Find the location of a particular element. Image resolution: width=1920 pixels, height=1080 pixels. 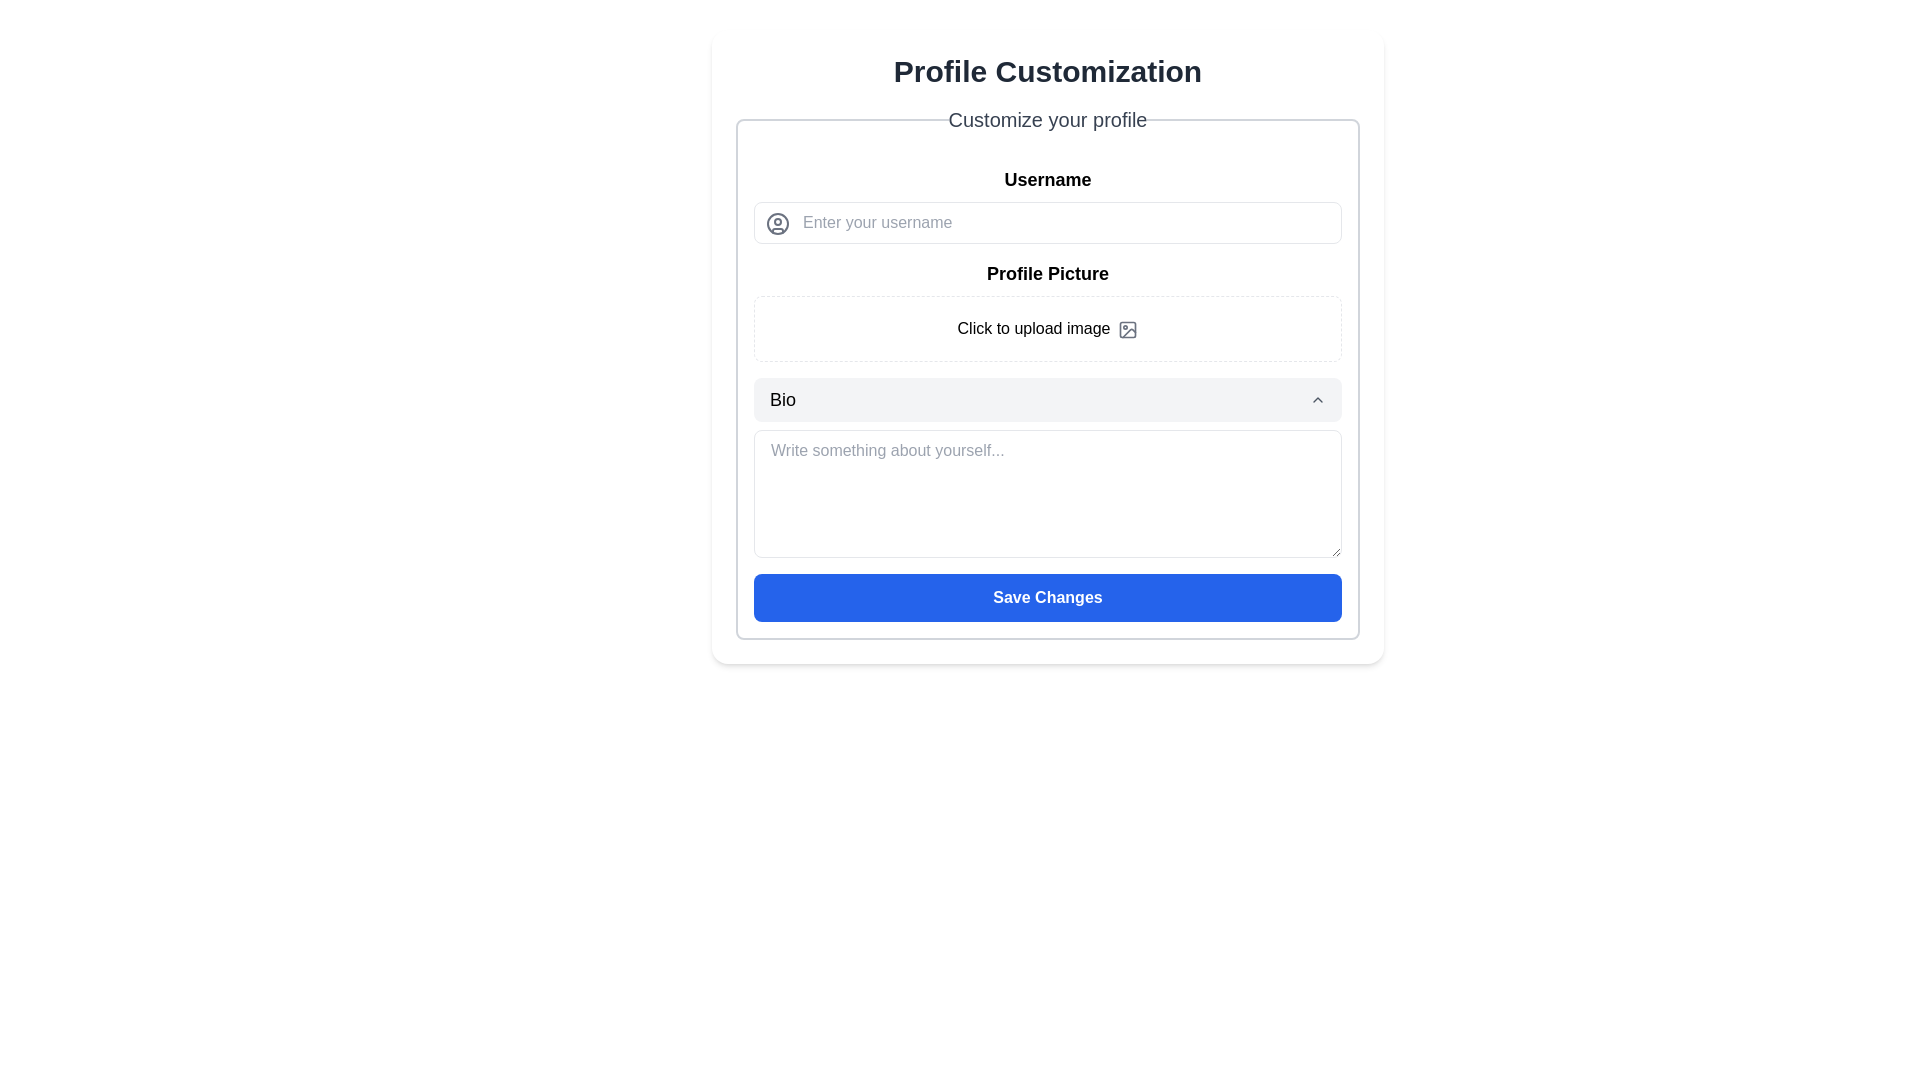

the 'Username' text label, which is styled in a bold, large font and serves as a header for the username input field in the profile customization interface is located at coordinates (1046, 180).